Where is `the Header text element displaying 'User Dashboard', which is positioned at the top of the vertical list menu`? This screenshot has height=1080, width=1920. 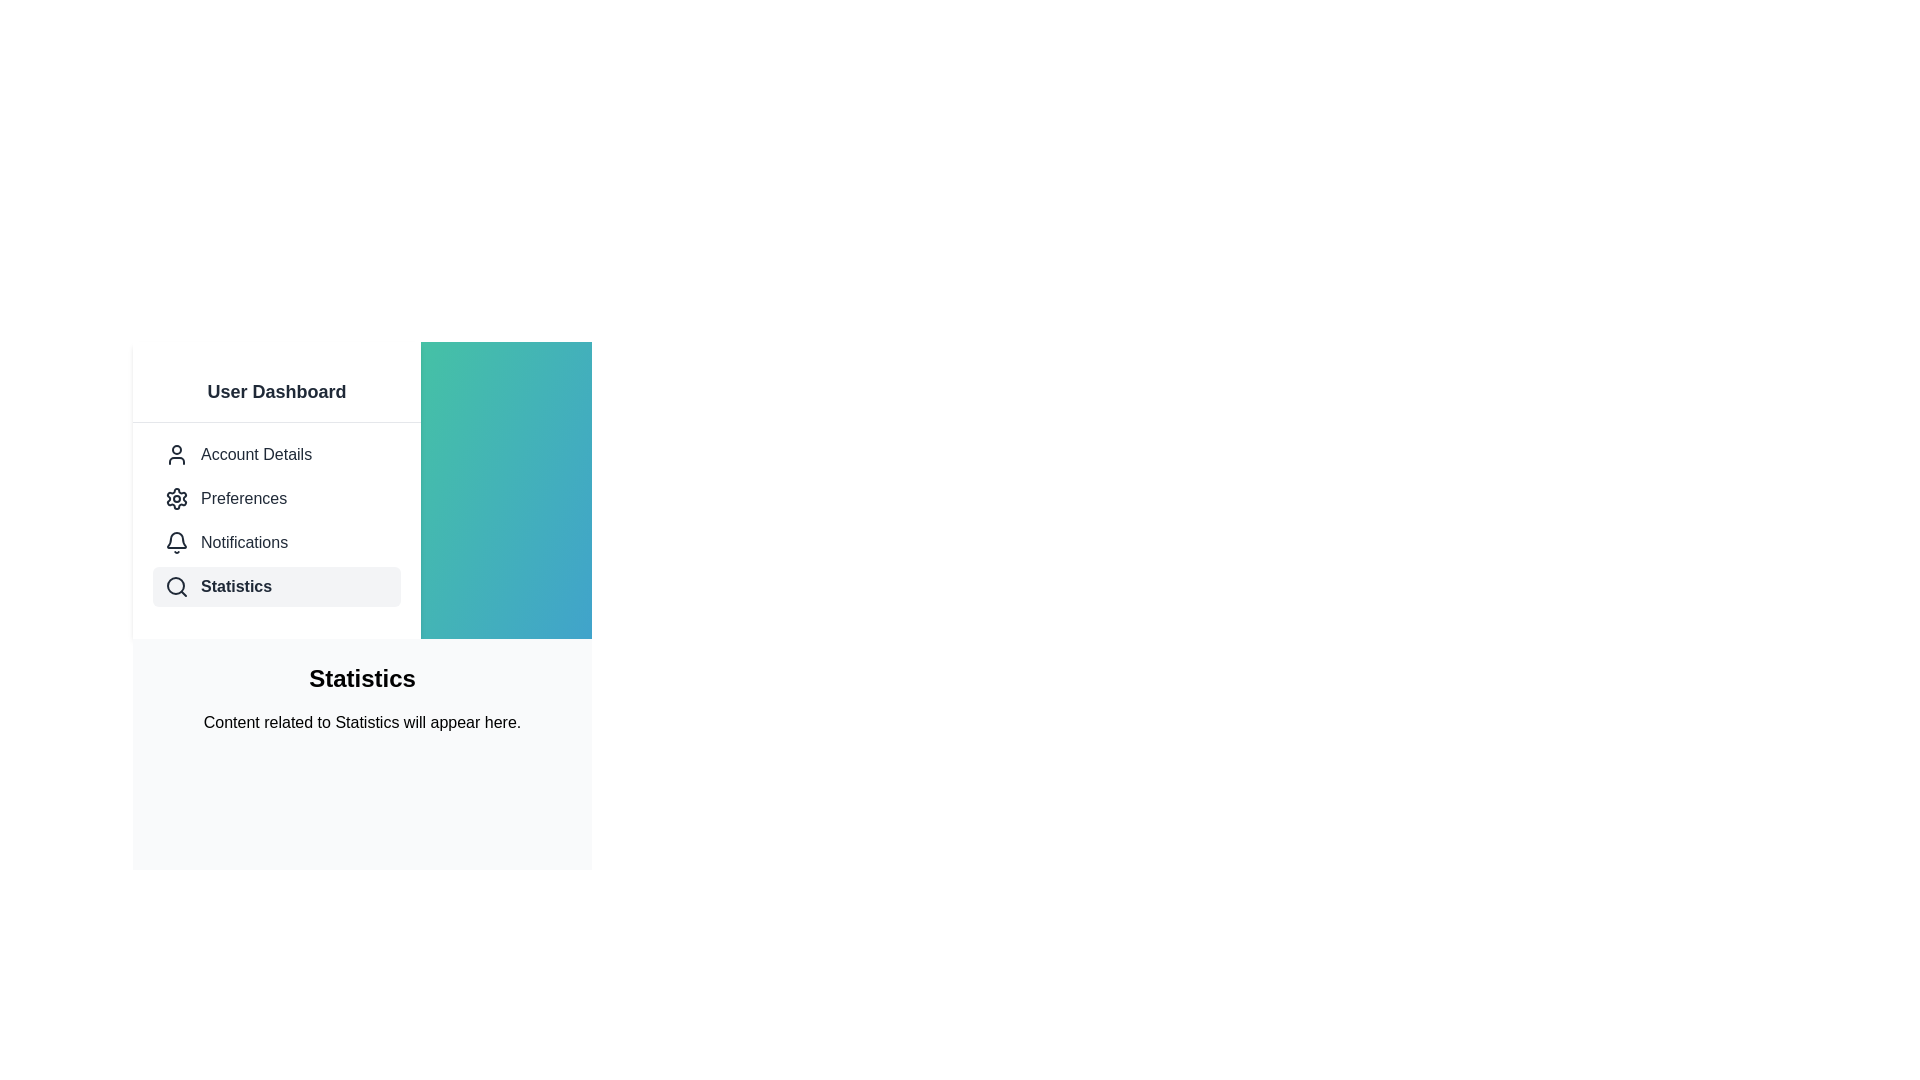
the Header text element displaying 'User Dashboard', which is positioned at the top of the vertical list menu is located at coordinates (276, 392).